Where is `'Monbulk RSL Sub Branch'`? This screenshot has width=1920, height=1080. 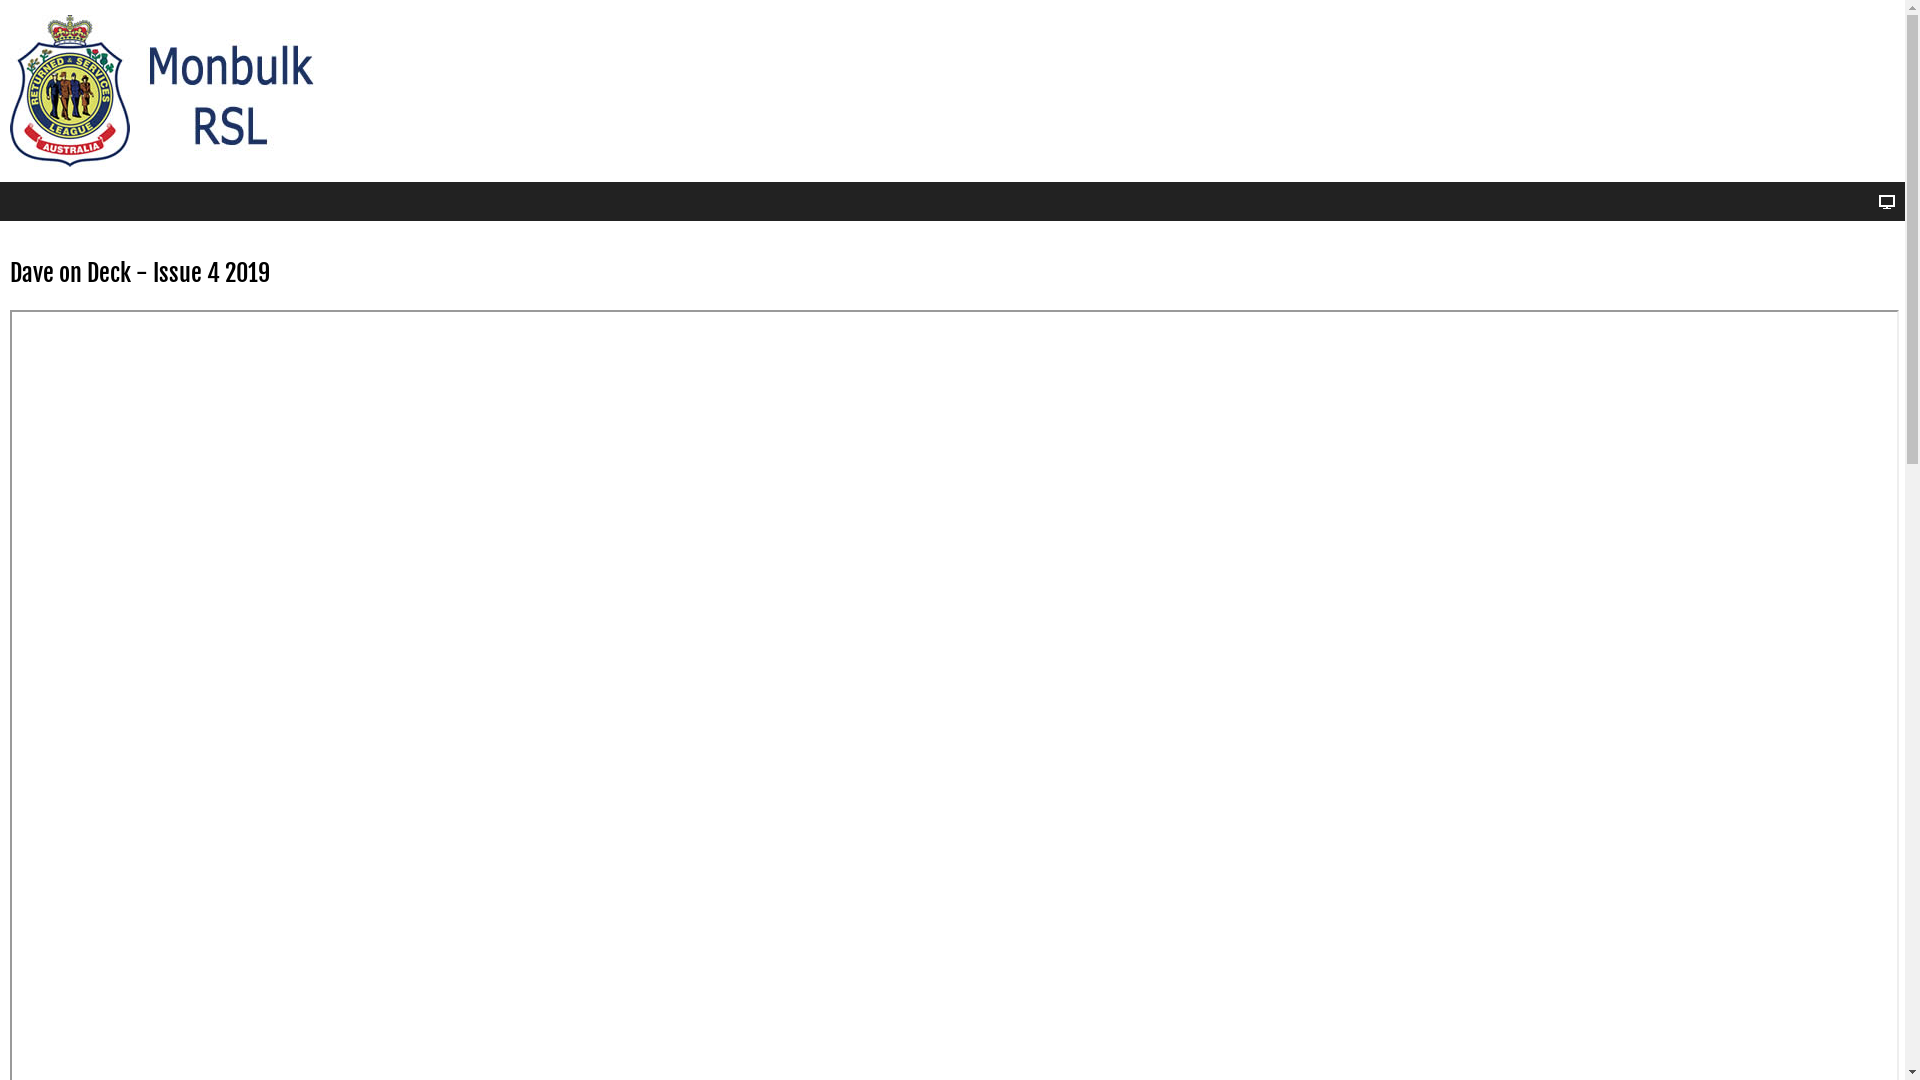
'Monbulk RSL Sub Branch' is located at coordinates (174, 91).